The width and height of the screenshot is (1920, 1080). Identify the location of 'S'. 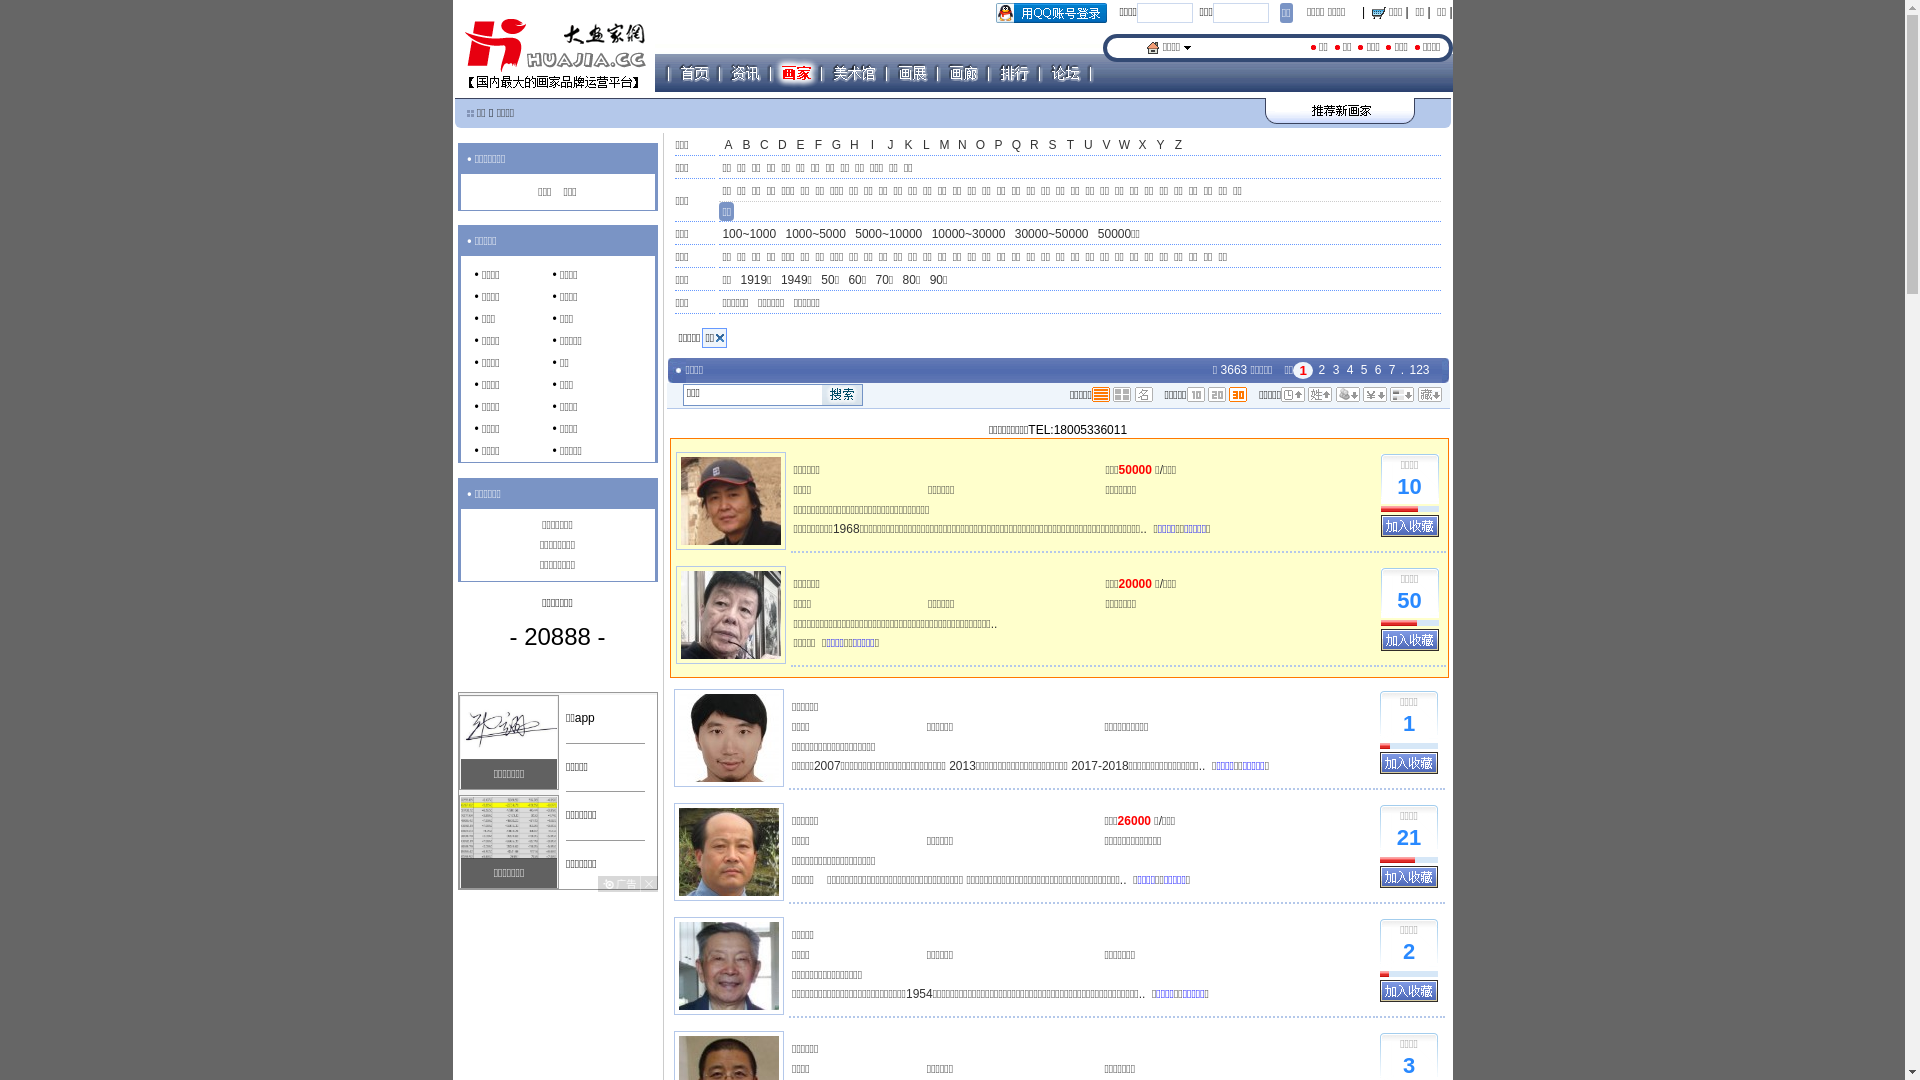
(1050, 145).